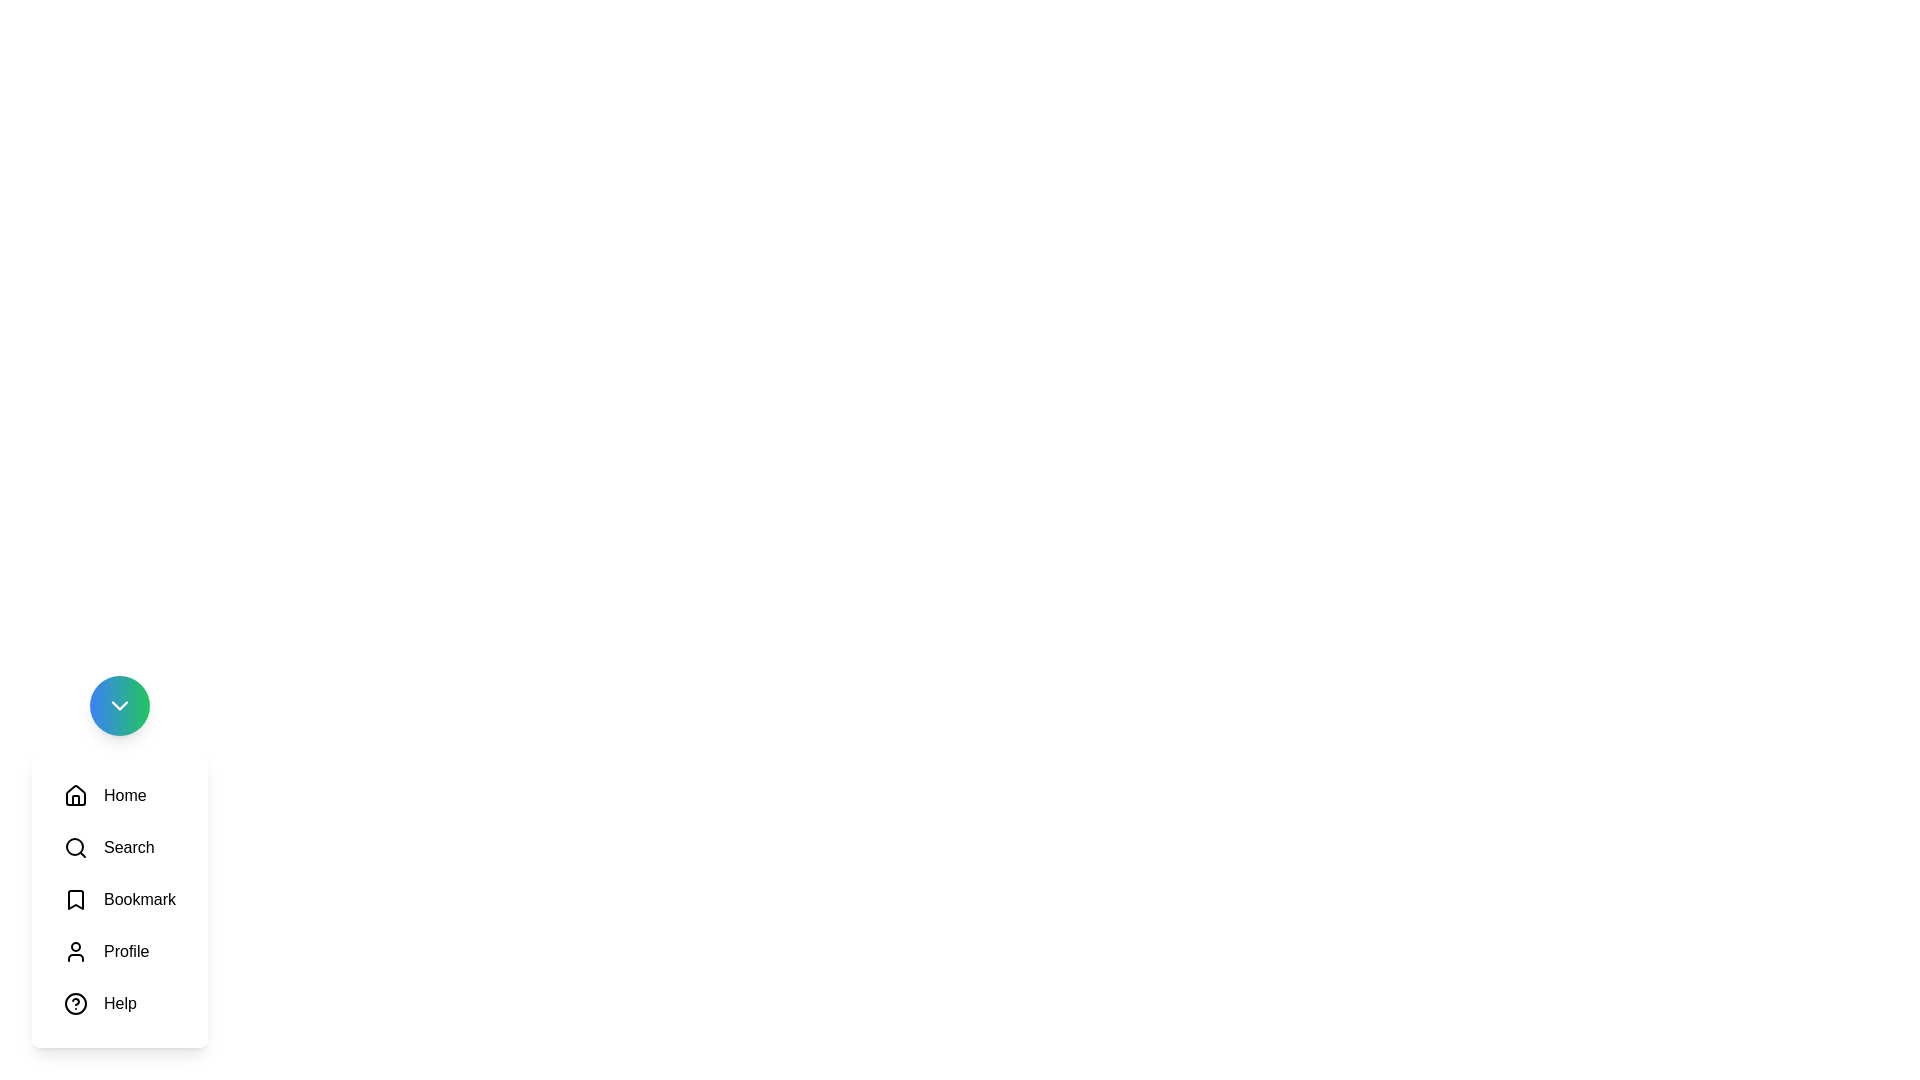  What do you see at coordinates (104, 794) in the screenshot?
I see `the Home option in the menu` at bounding box center [104, 794].